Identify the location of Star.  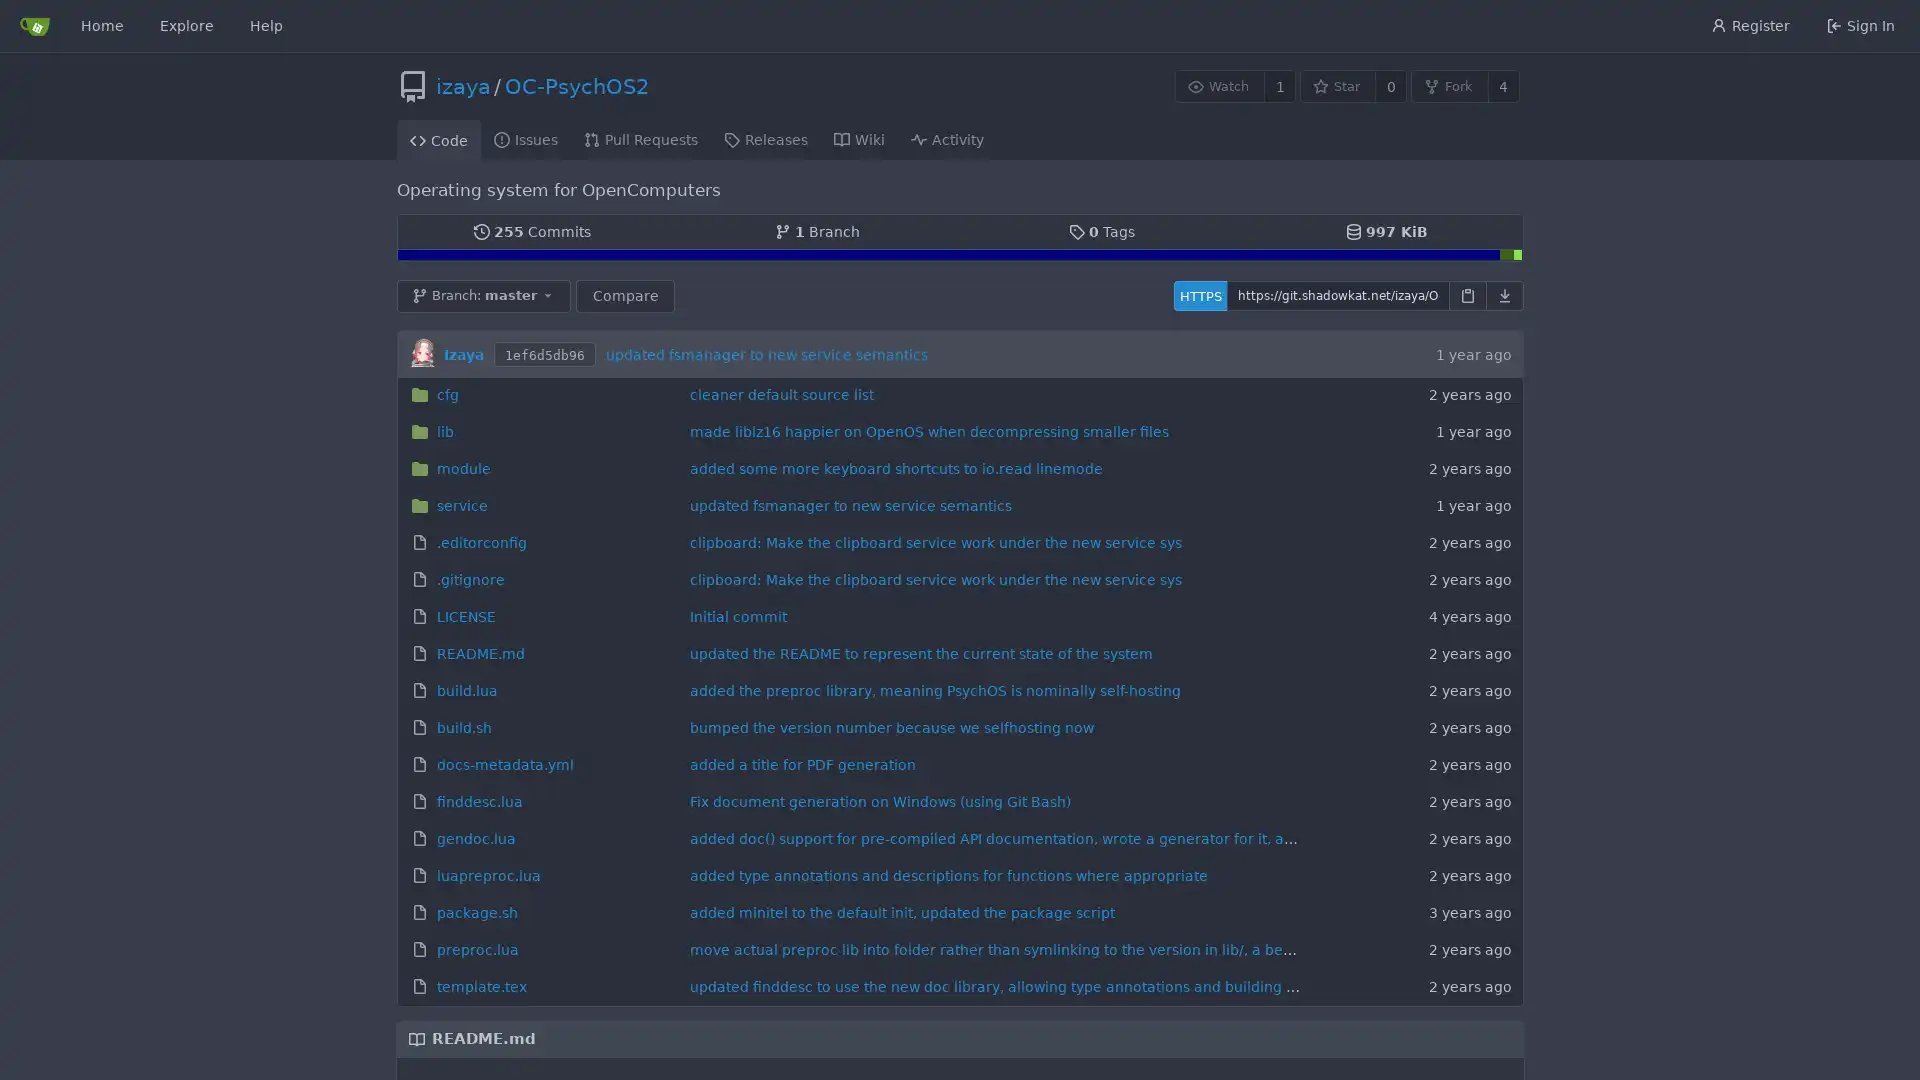
(1337, 85).